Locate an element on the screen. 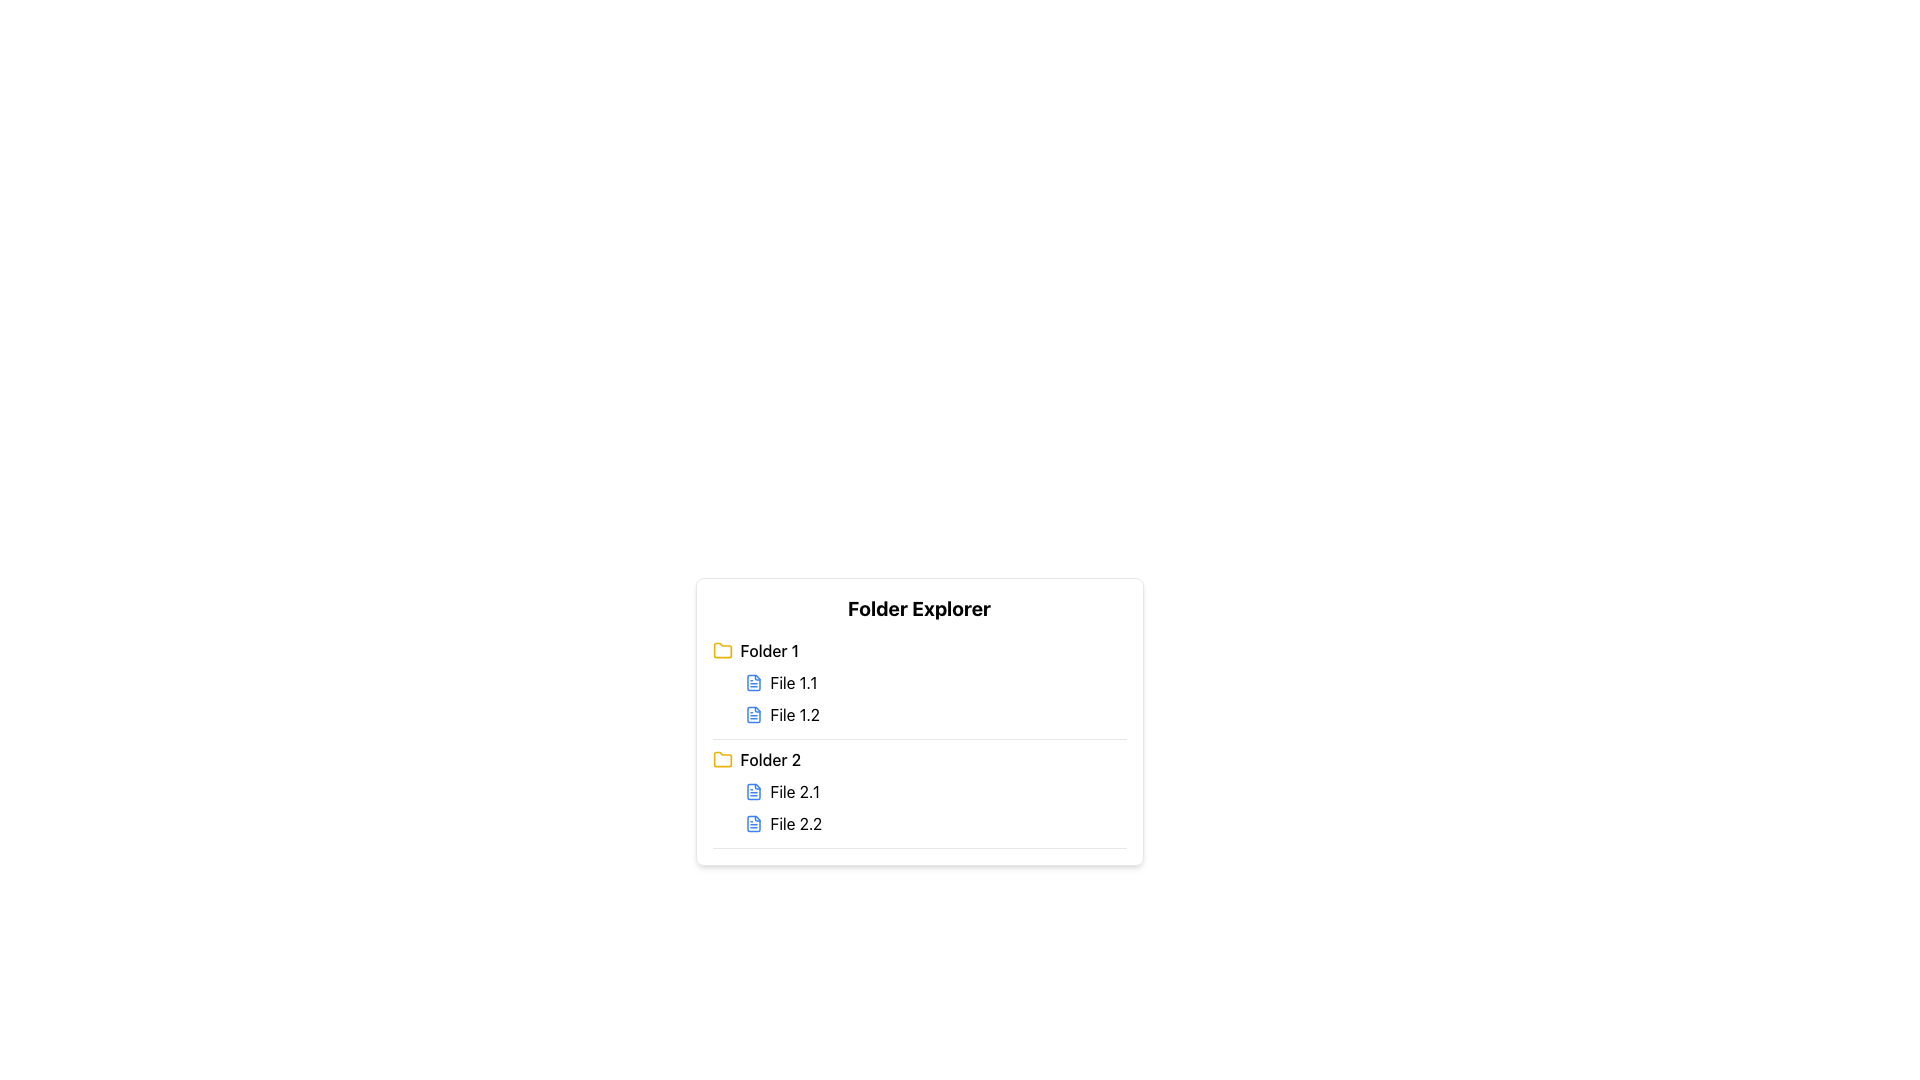 The height and width of the screenshot is (1080, 1920). the labeled file icon 'File 2.2' is located at coordinates (934, 824).